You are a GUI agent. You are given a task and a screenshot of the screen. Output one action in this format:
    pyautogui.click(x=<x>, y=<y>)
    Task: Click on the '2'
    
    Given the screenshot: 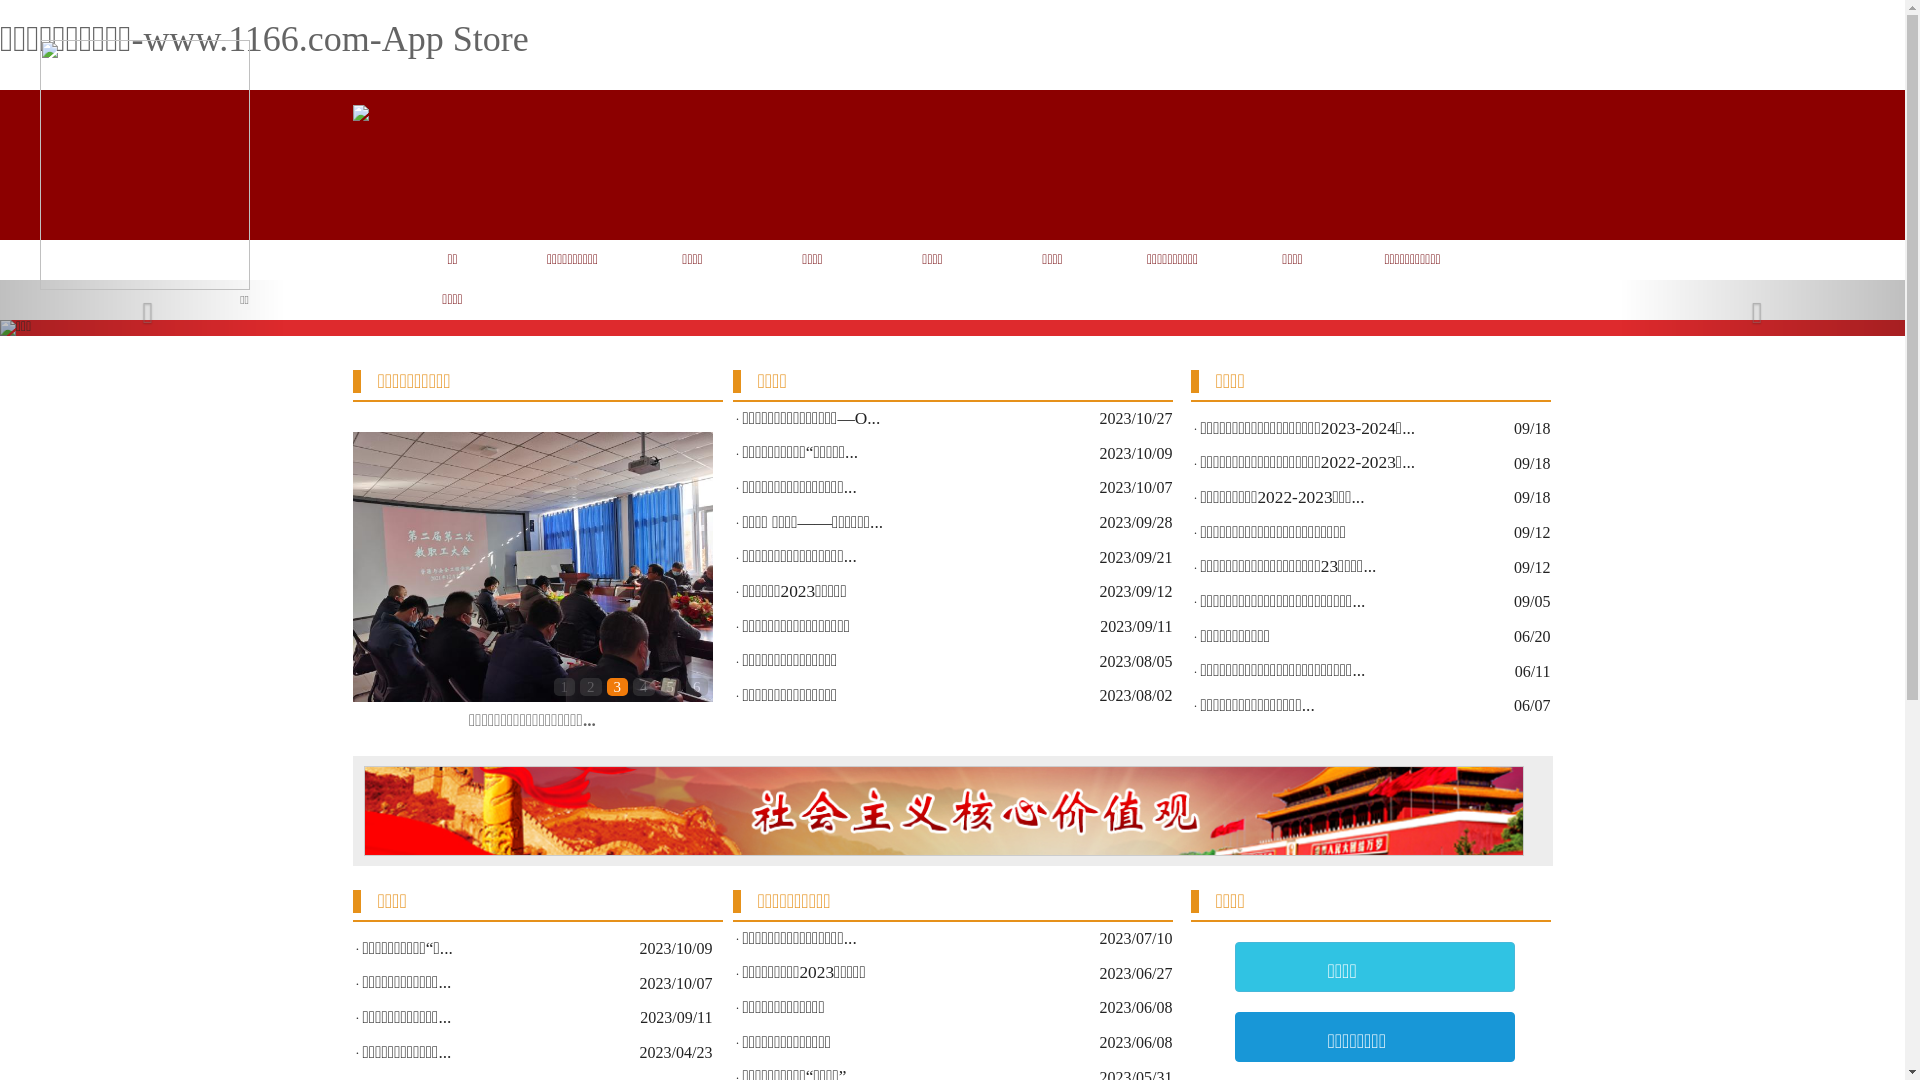 What is the action you would take?
    pyautogui.click(x=589, y=685)
    